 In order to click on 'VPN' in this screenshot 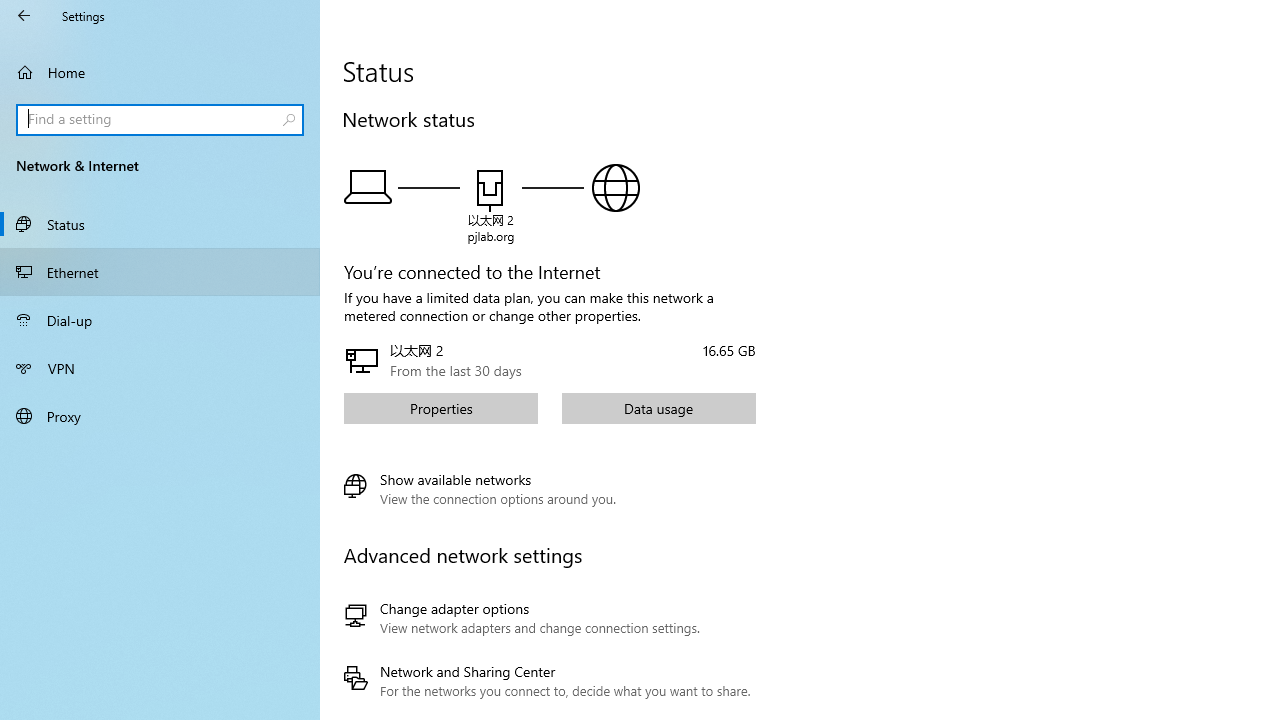, I will do `click(160, 367)`.